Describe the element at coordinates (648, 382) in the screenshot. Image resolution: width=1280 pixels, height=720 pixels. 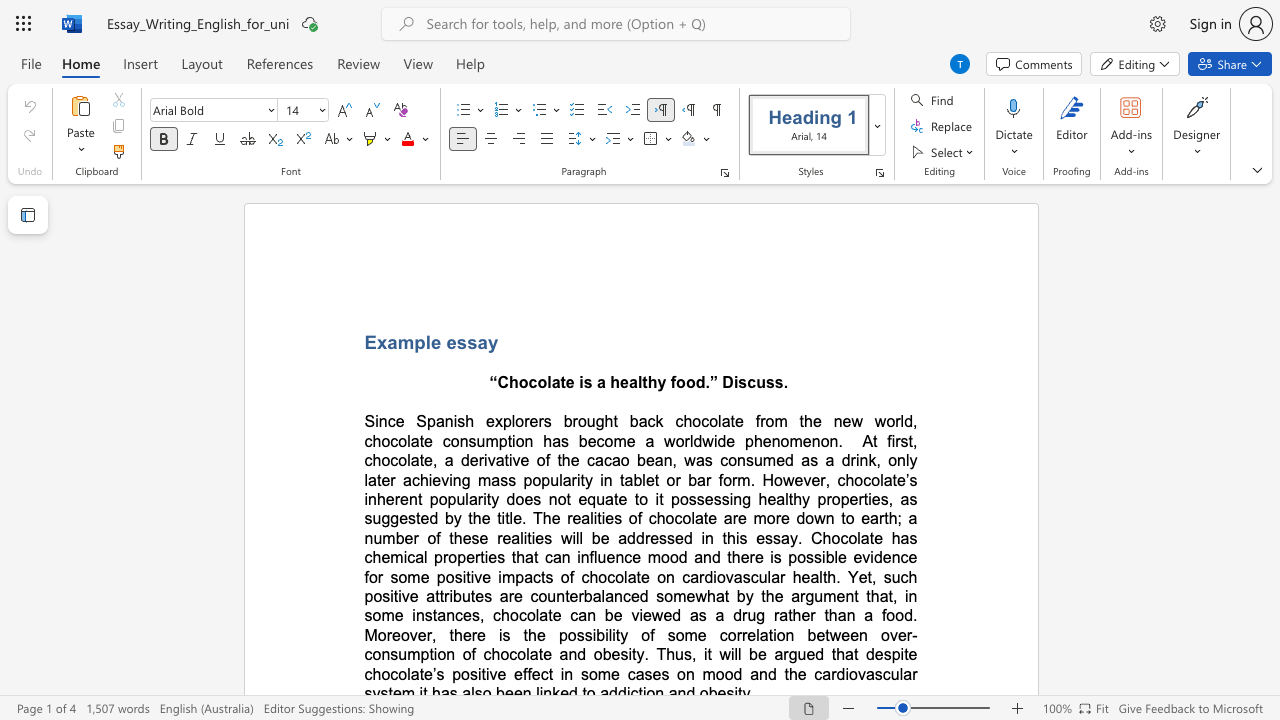
I see `the space between the continuous character "t" and "h" in the text` at that location.